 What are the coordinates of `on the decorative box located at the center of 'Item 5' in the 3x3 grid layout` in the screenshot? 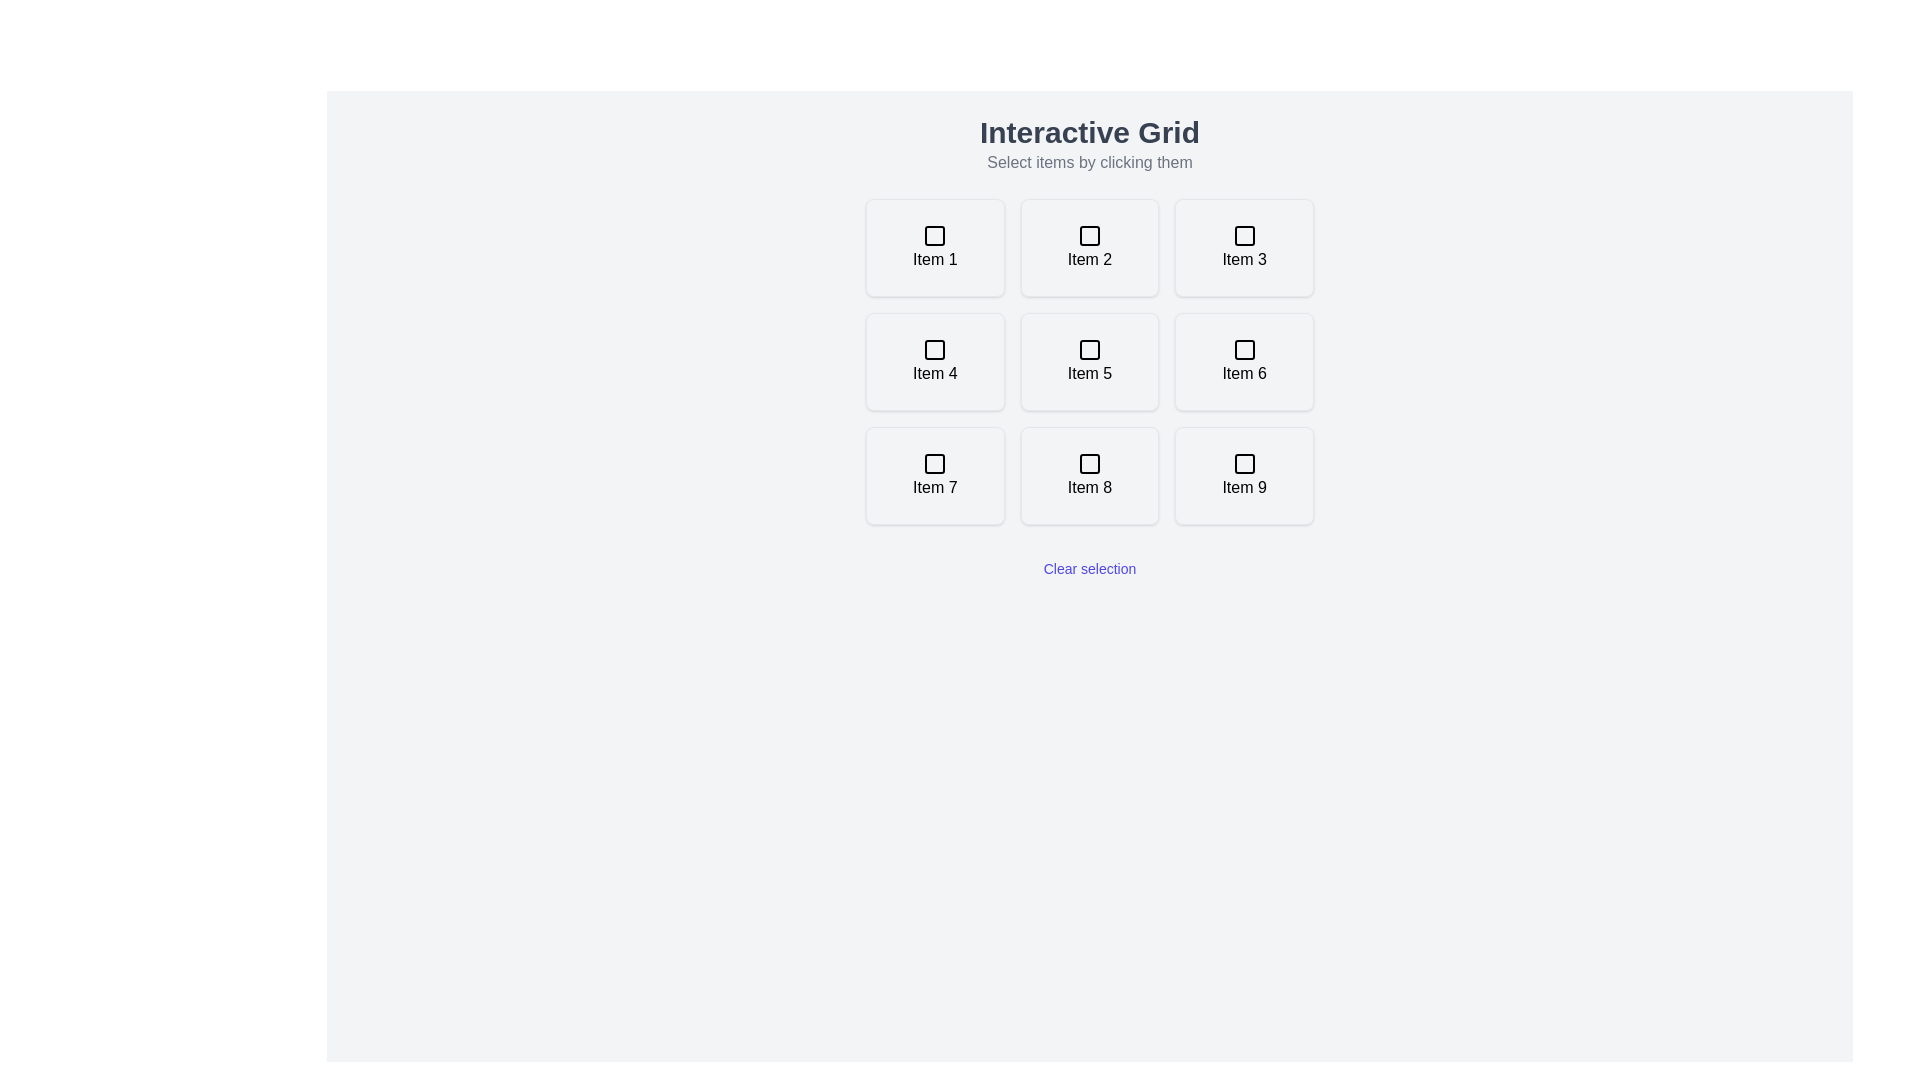 It's located at (1088, 349).